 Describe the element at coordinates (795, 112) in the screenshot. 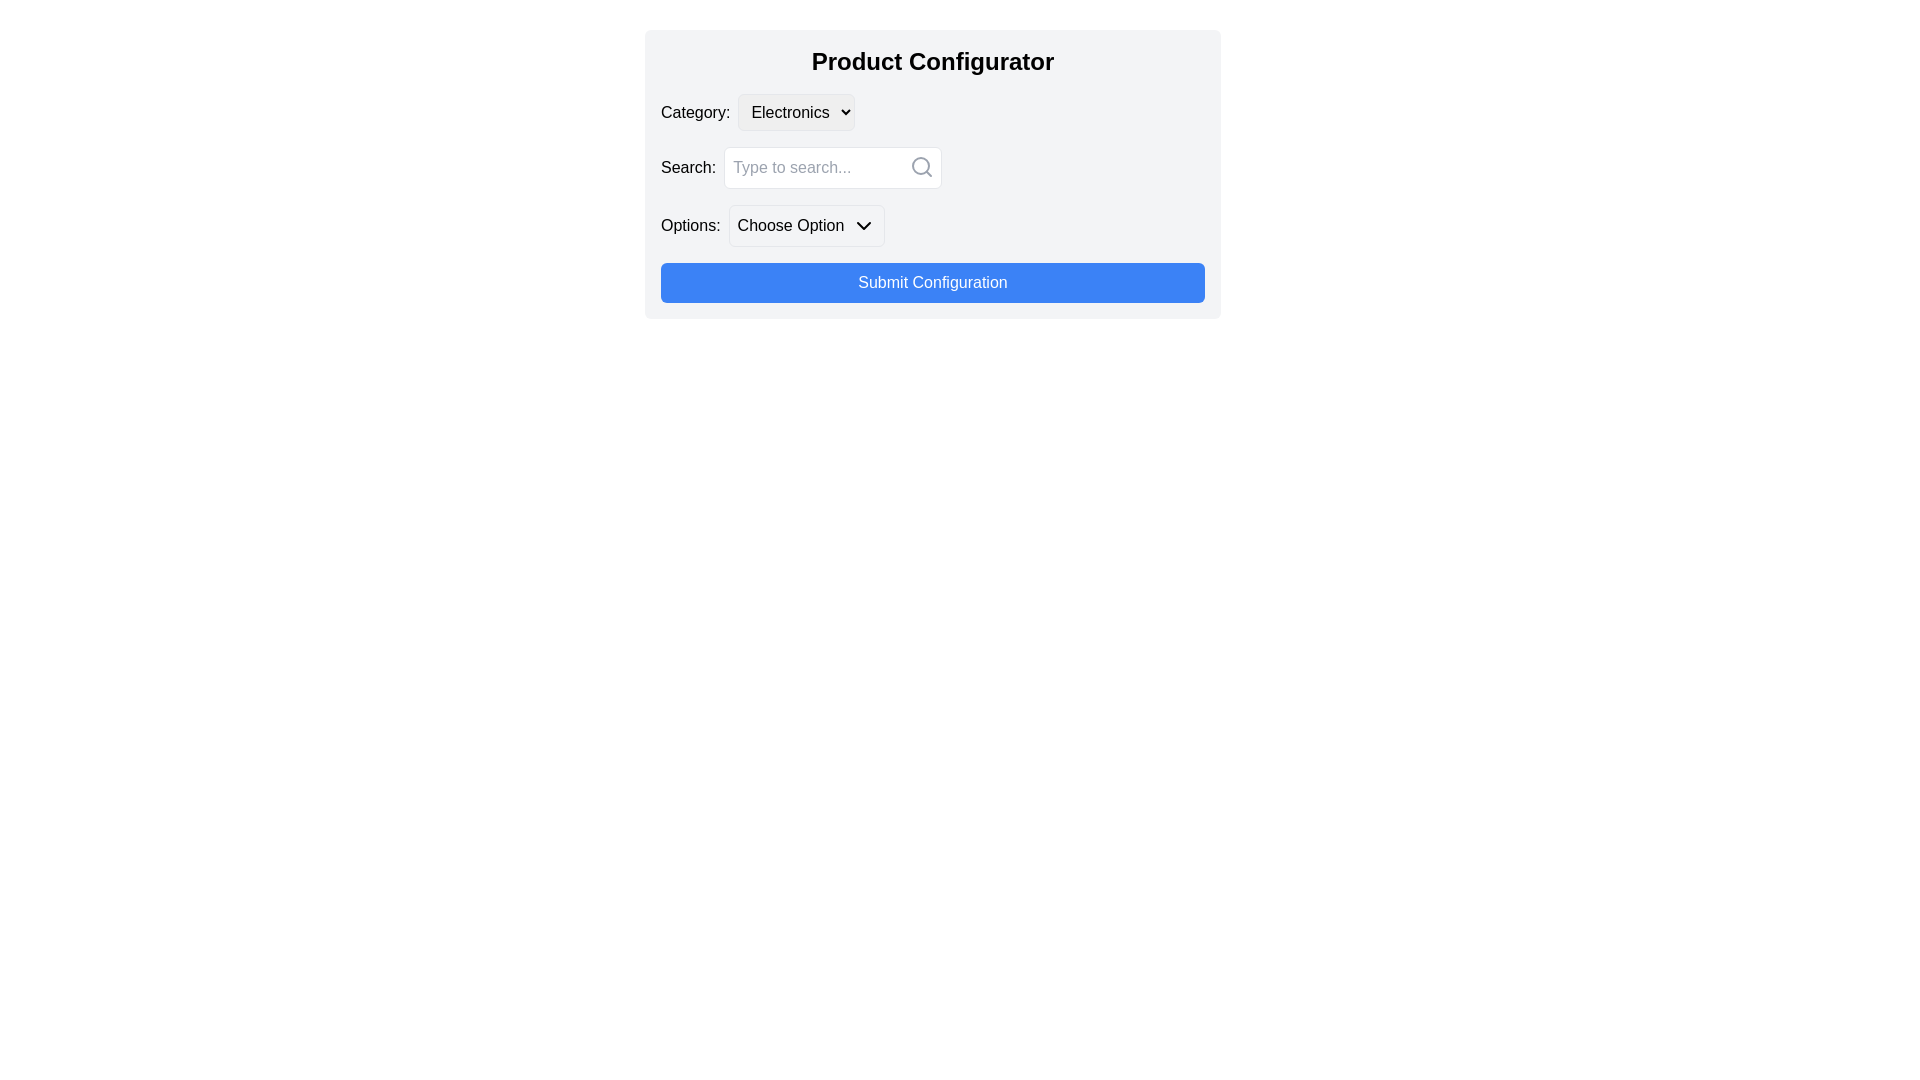

I see `the 'Electronics' dropdown menu located in the 'Product Configurator' section` at that location.